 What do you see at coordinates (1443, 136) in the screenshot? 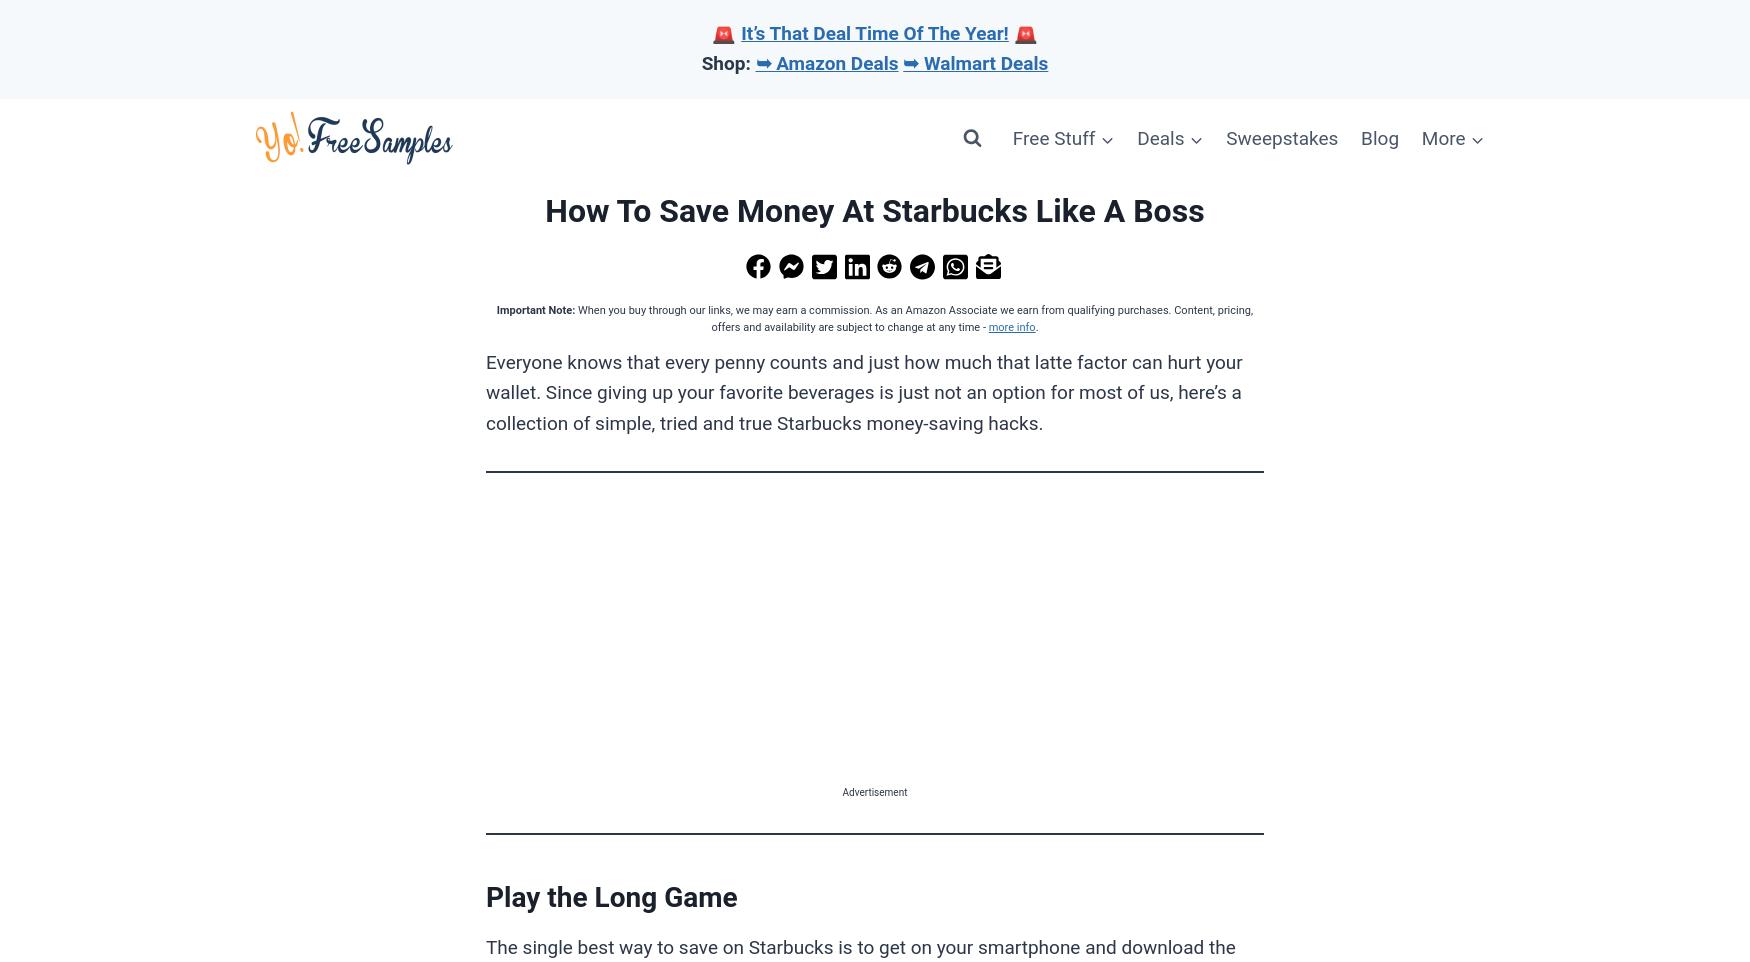
I see `'More'` at bounding box center [1443, 136].